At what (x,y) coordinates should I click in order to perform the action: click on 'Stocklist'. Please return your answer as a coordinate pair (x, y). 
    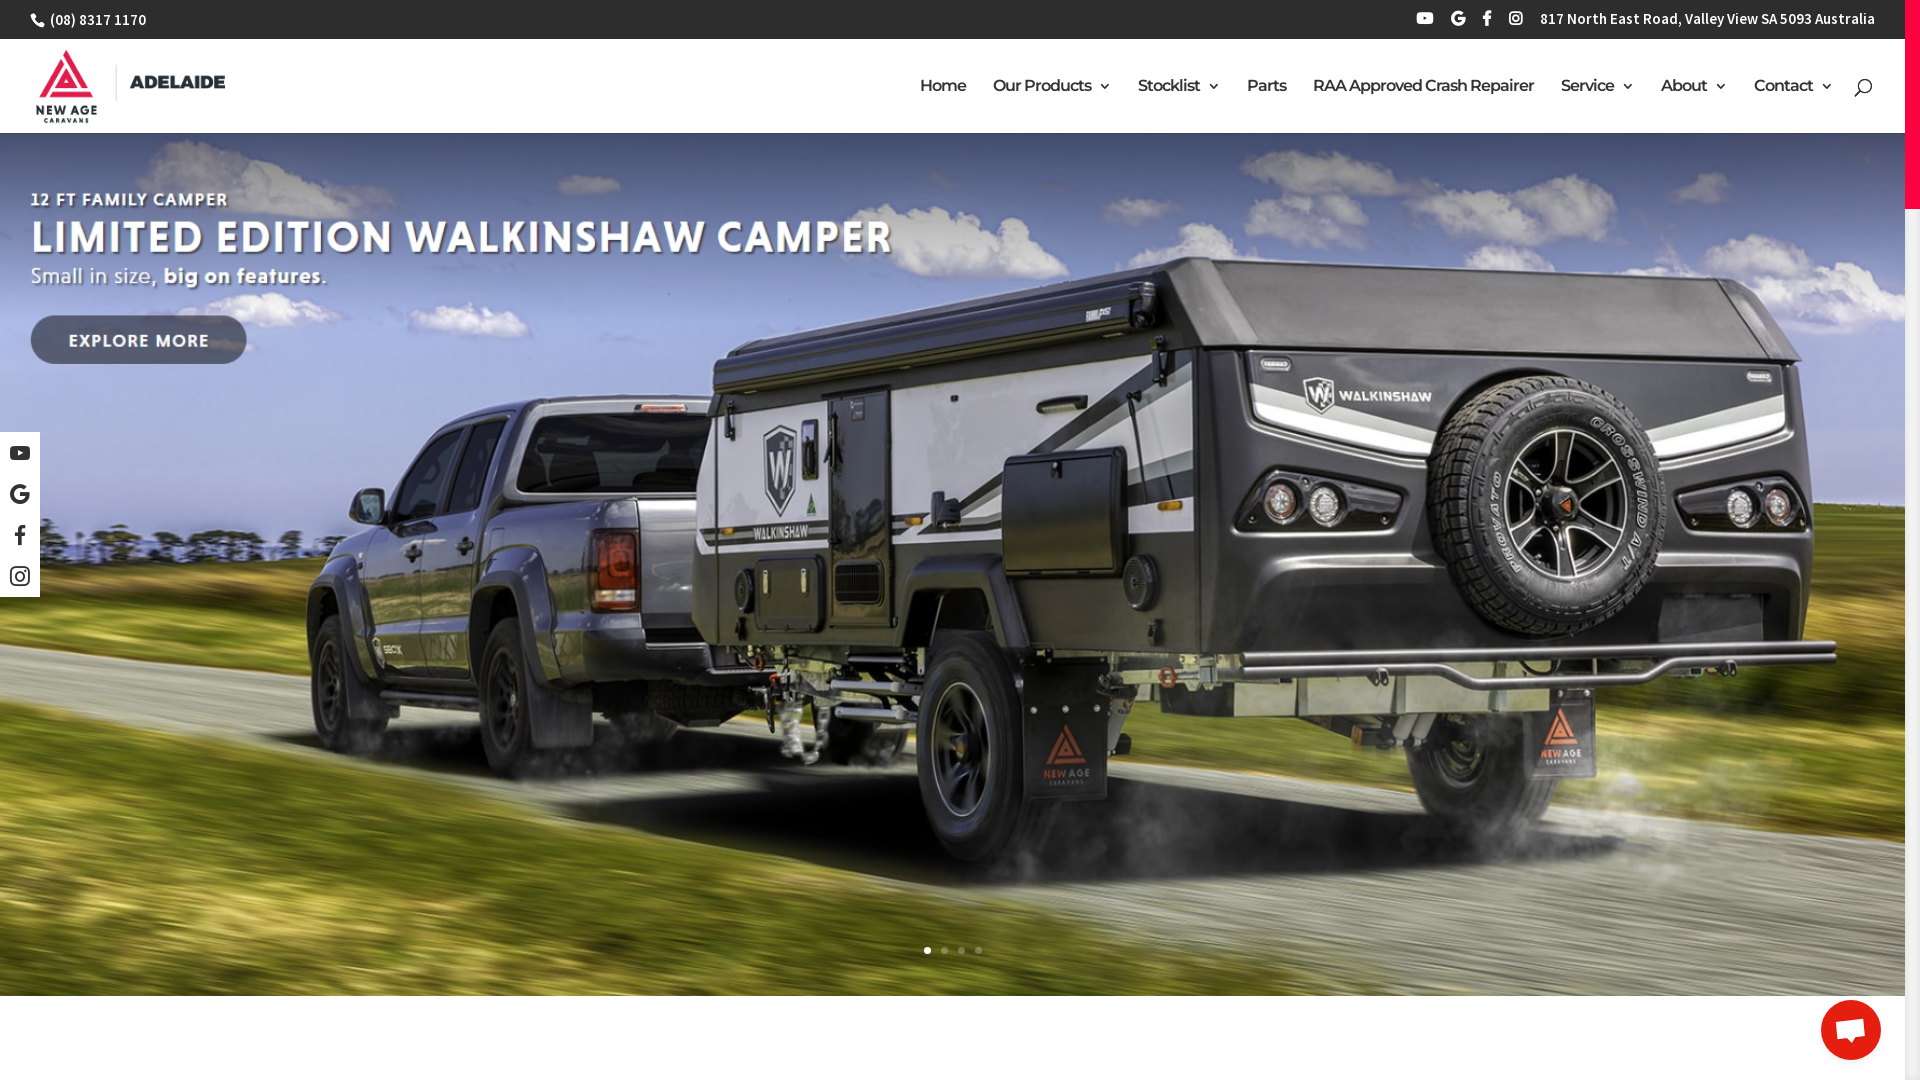
    Looking at the image, I should click on (1179, 104).